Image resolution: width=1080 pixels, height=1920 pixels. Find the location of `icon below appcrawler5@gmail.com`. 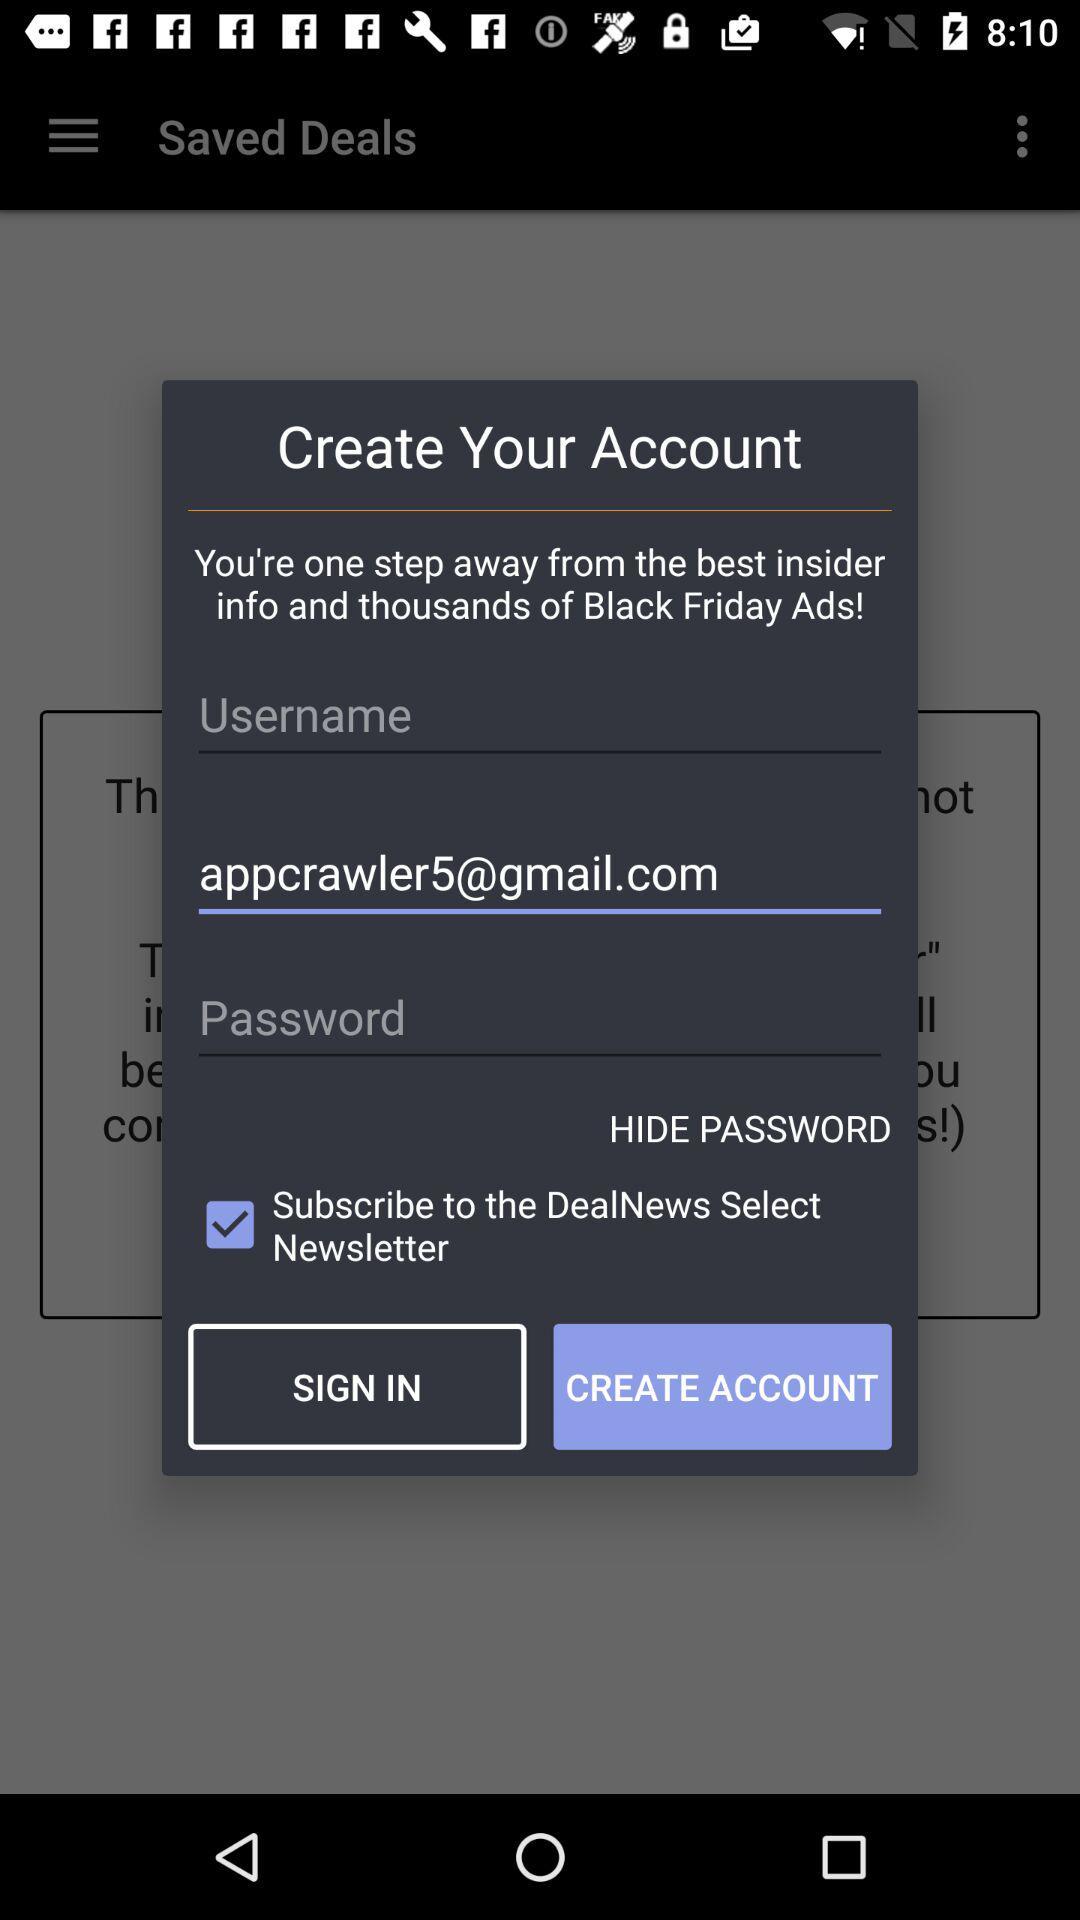

icon below appcrawler5@gmail.com is located at coordinates (540, 1017).